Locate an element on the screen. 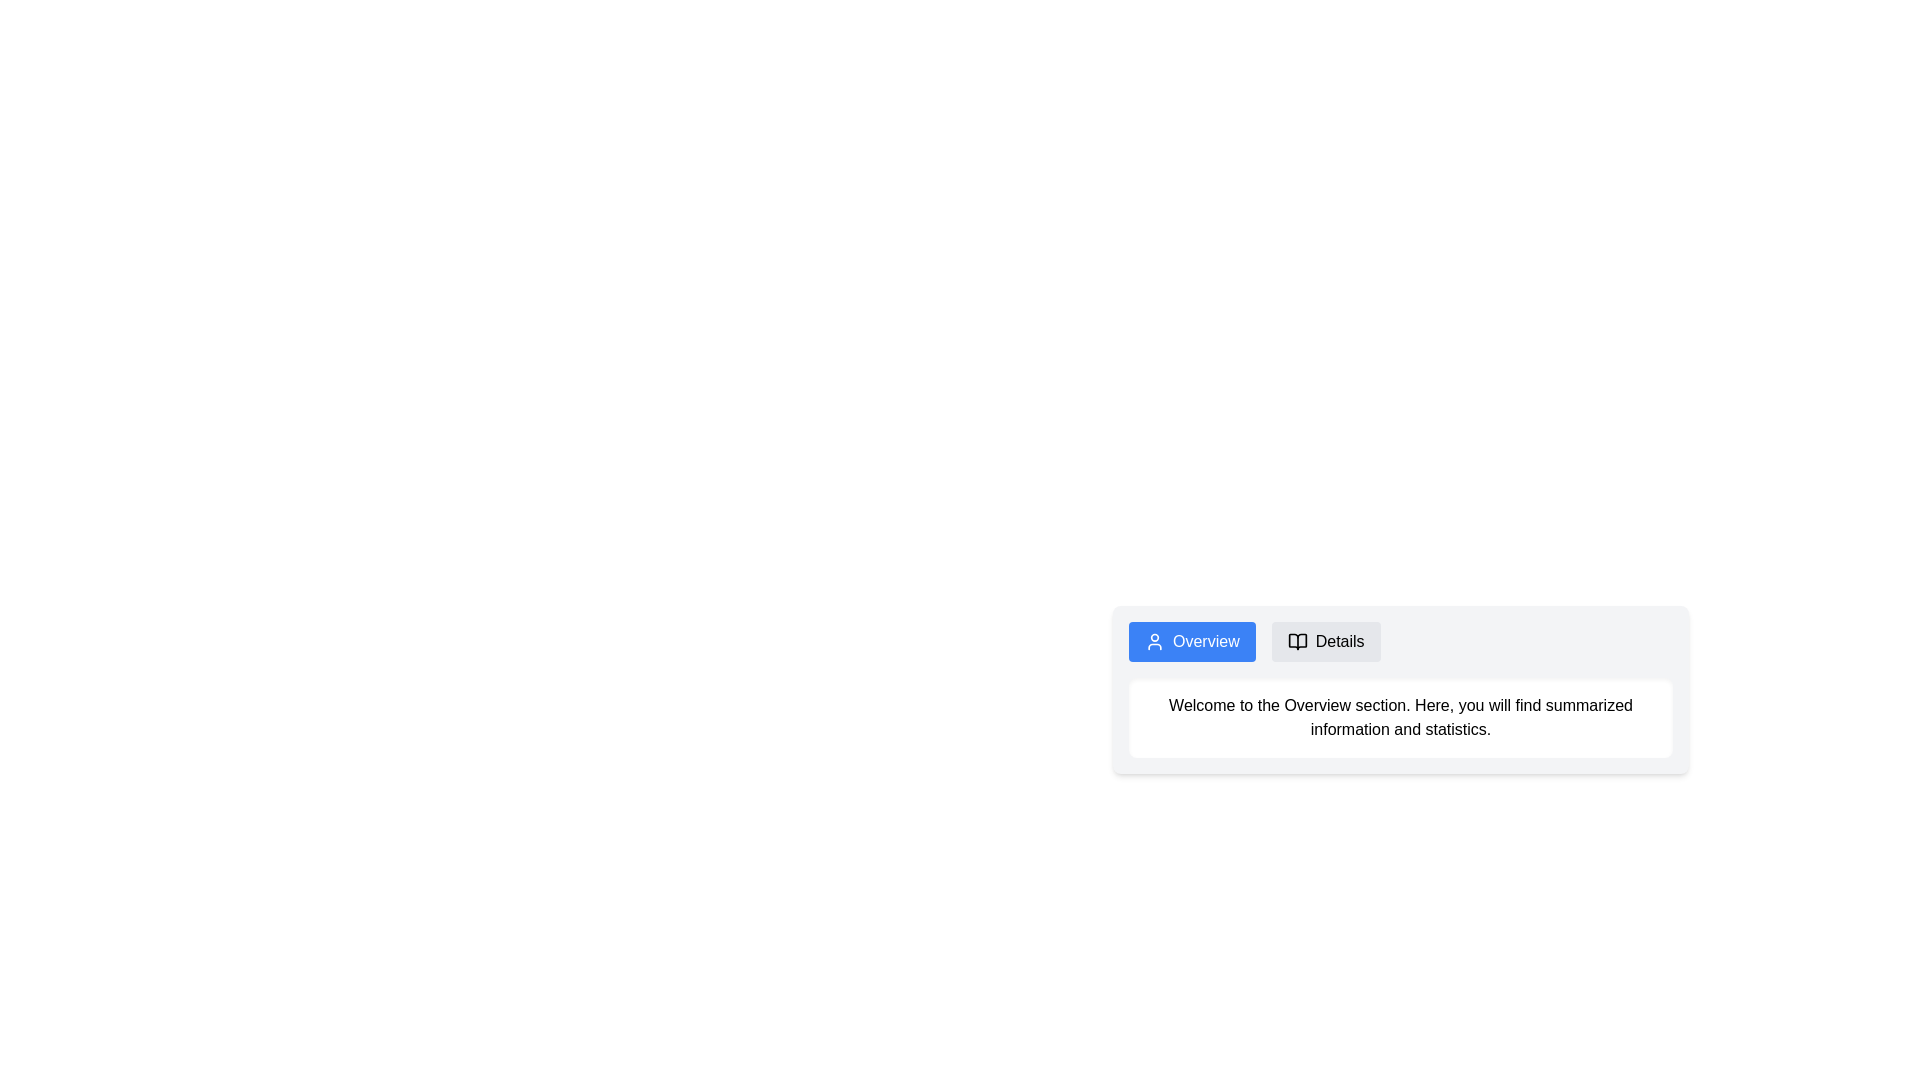 The image size is (1920, 1080). the 'Overview' button which contains a circular SVG icon representing a human figure with a blue background is located at coordinates (1155, 641).